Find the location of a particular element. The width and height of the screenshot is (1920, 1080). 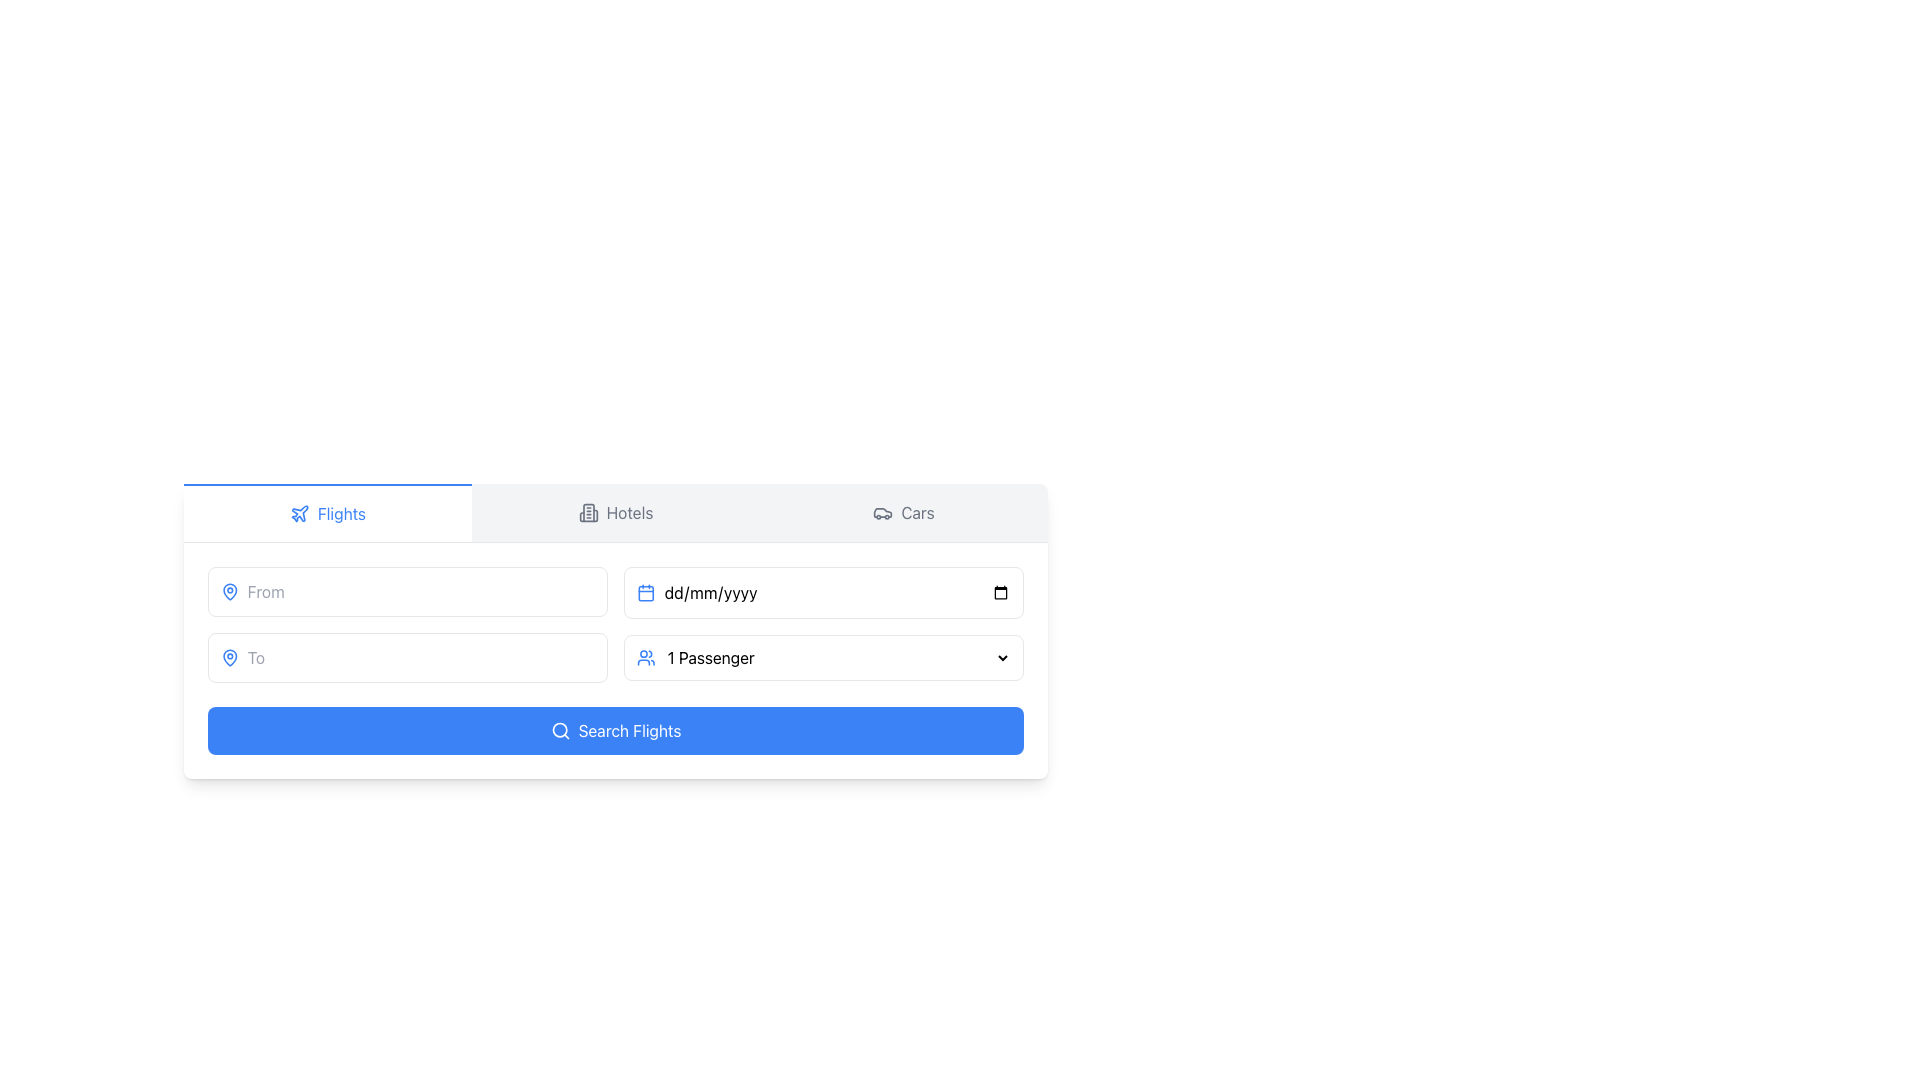

the 'Cars' button located as the third and rightmost element in the navigation section is located at coordinates (902, 512).